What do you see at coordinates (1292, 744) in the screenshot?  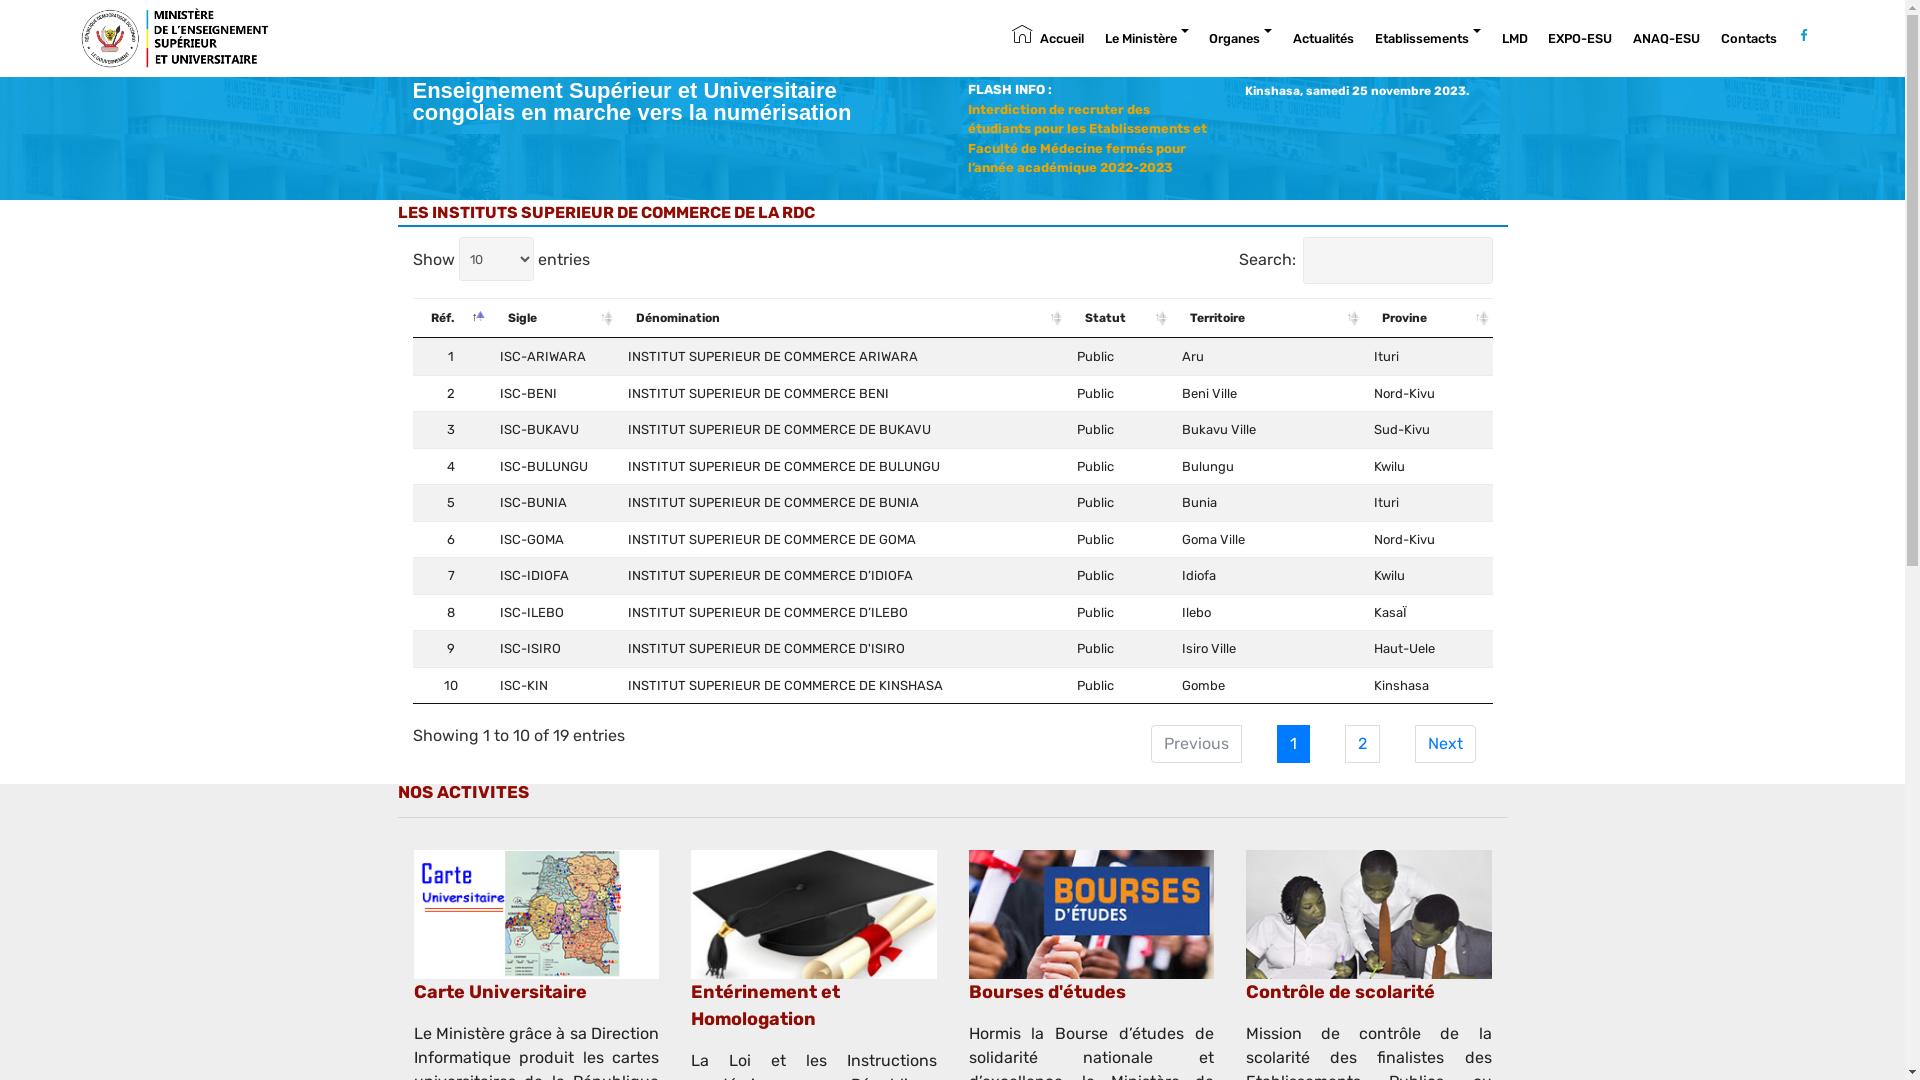 I see `'1'` at bounding box center [1292, 744].